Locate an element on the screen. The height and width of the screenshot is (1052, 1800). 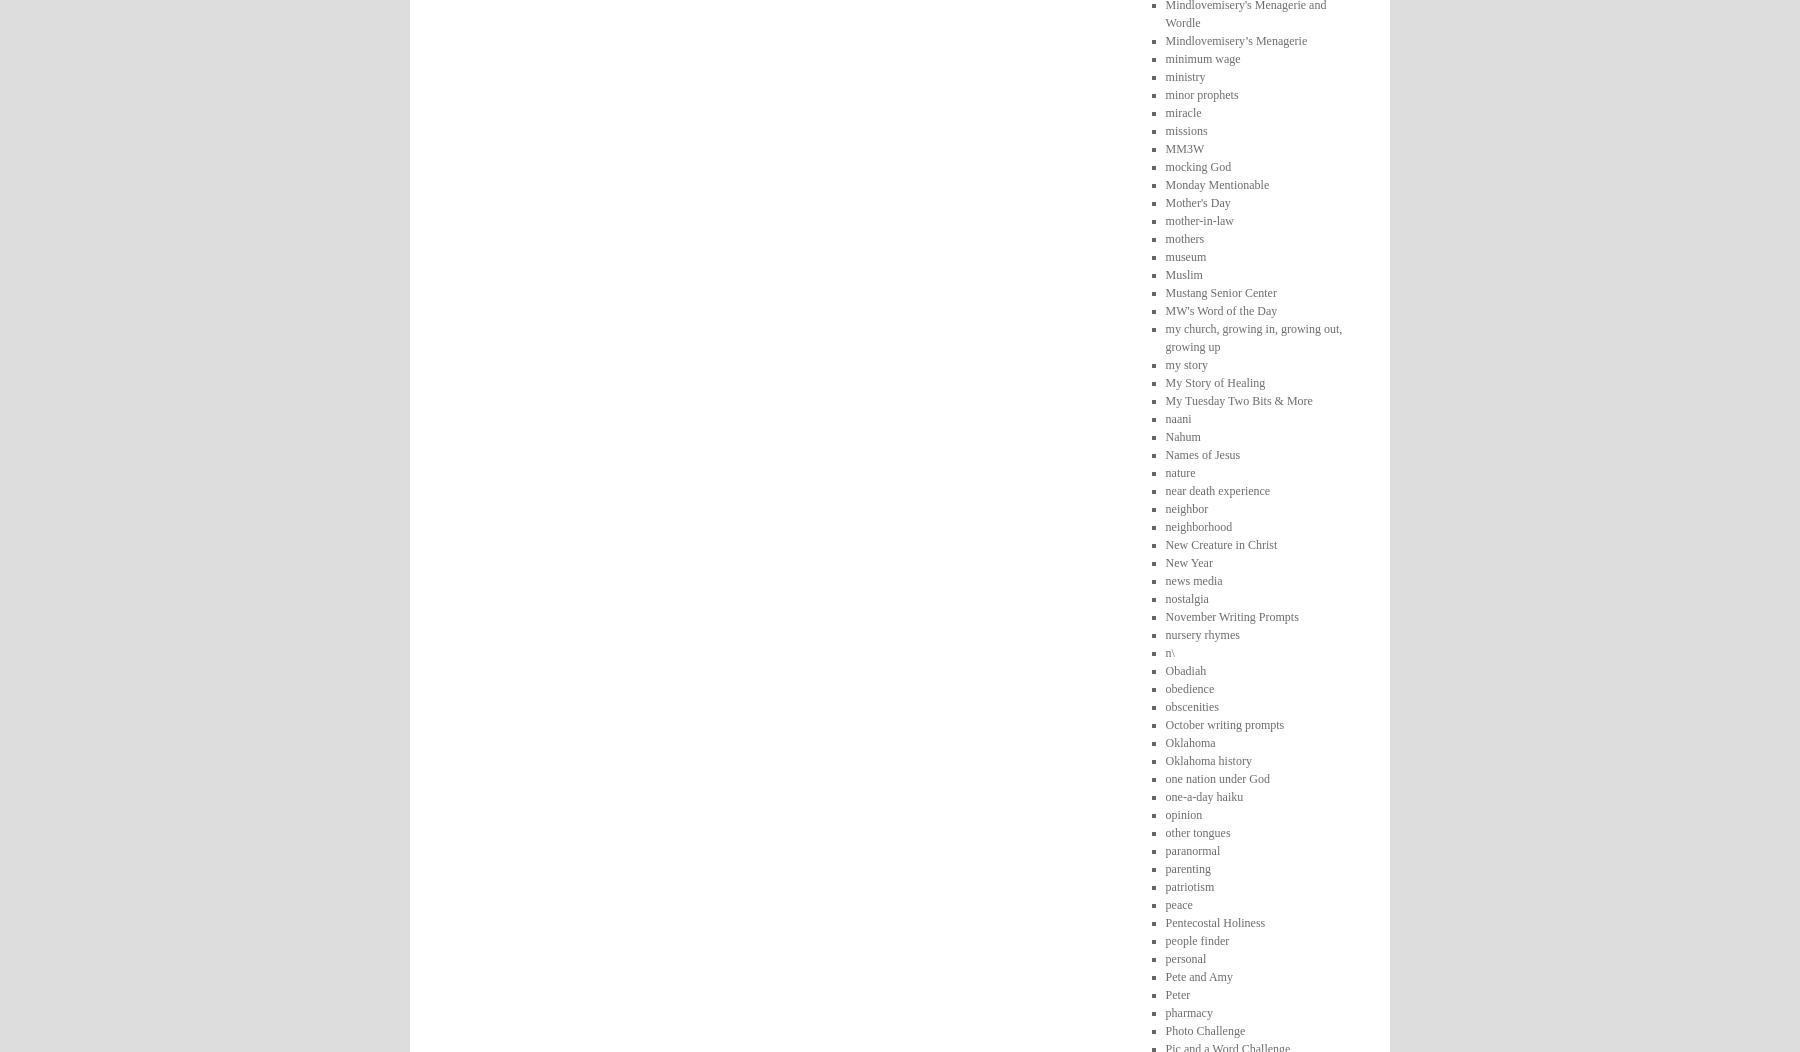
'Mindlovemisery’s Menagerie' is located at coordinates (1235, 39).